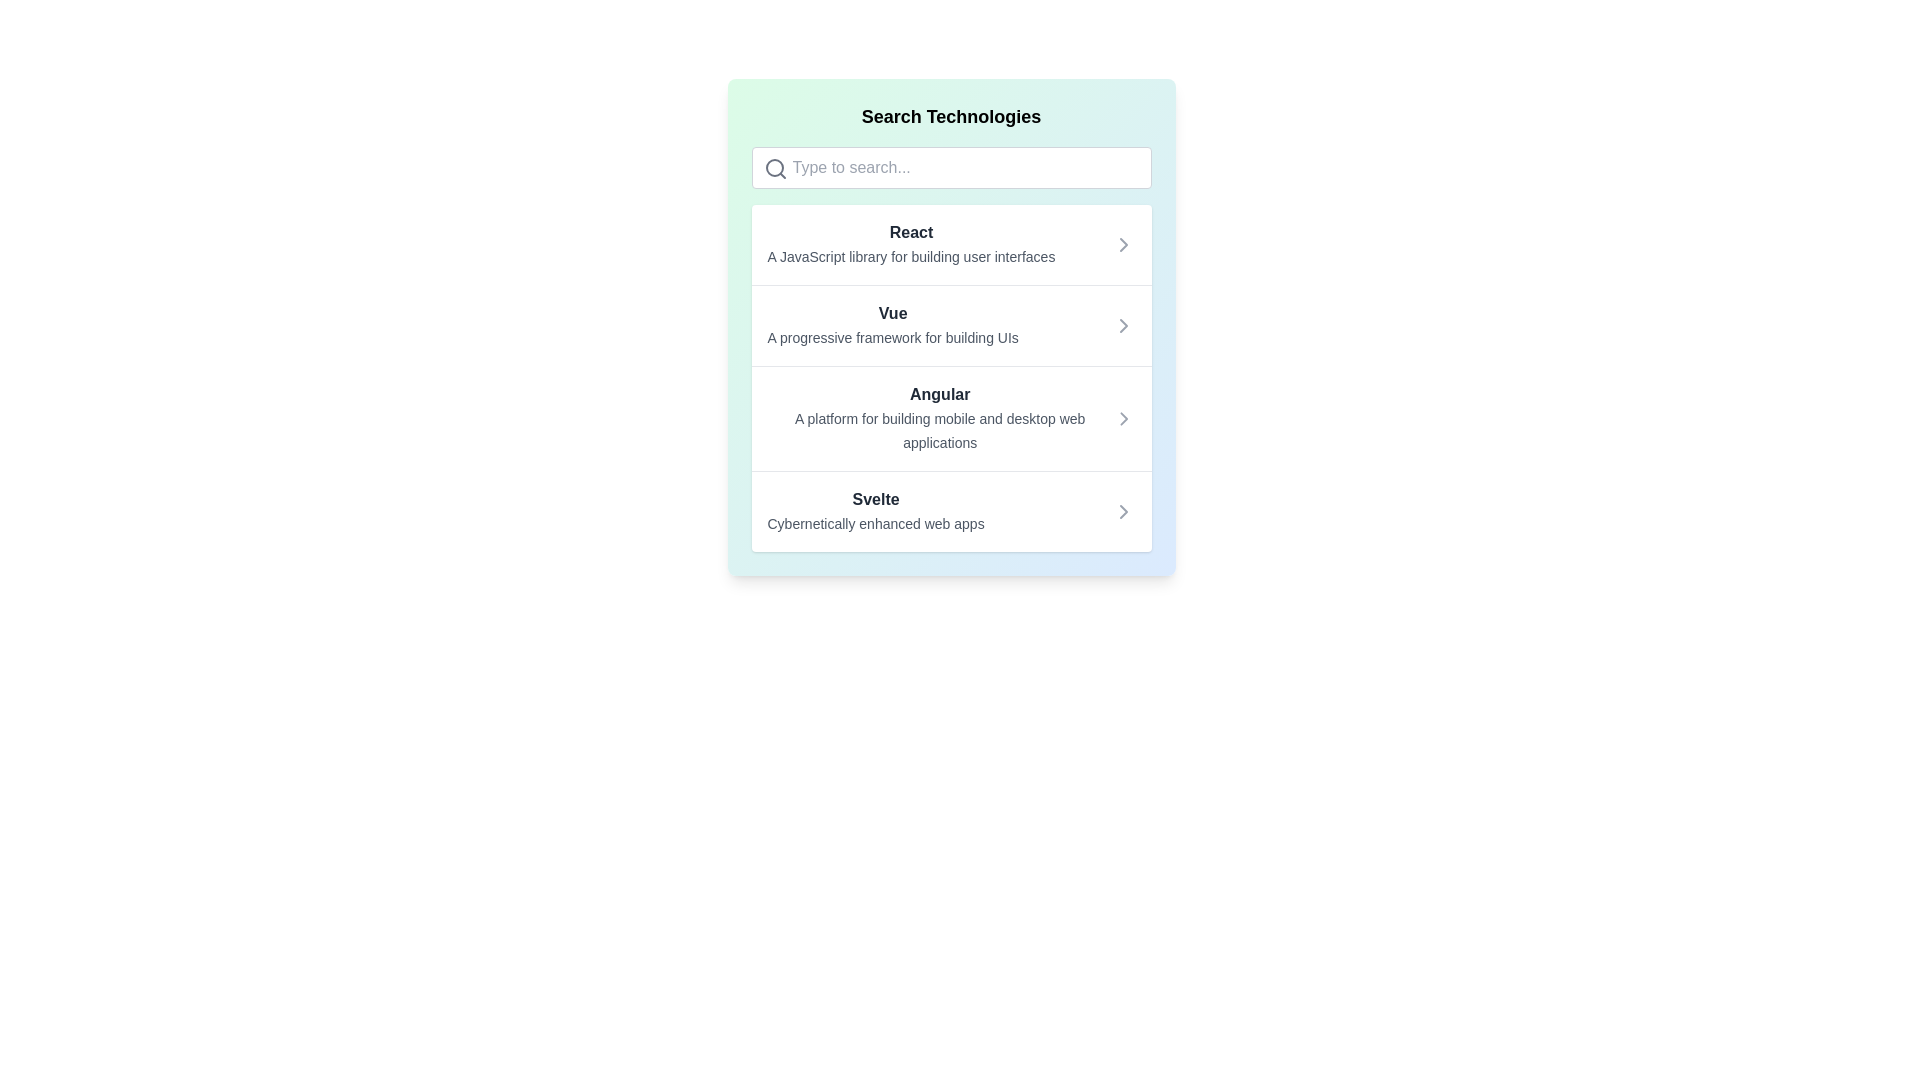  Describe the element at coordinates (950, 417) in the screenshot. I see `the third list item titled 'Angular'` at that location.